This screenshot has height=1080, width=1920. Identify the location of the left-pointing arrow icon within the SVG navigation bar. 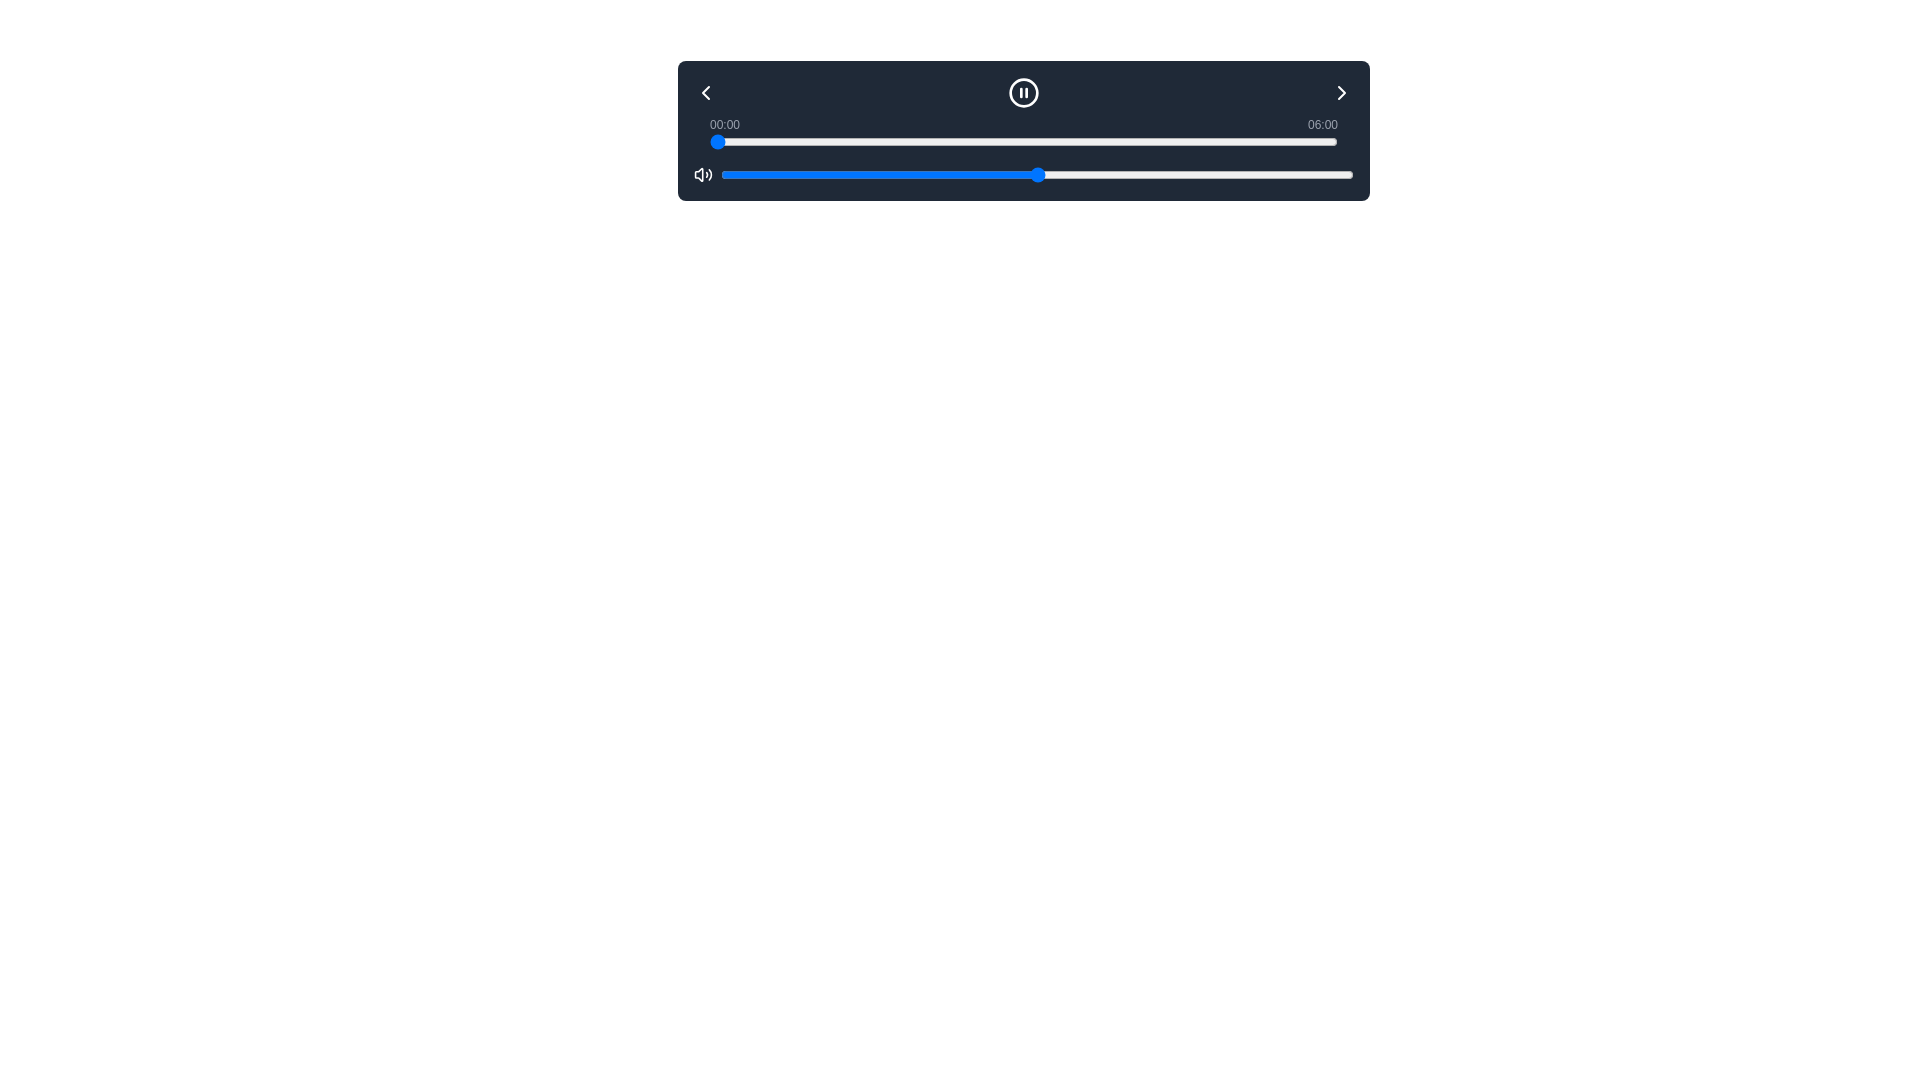
(705, 92).